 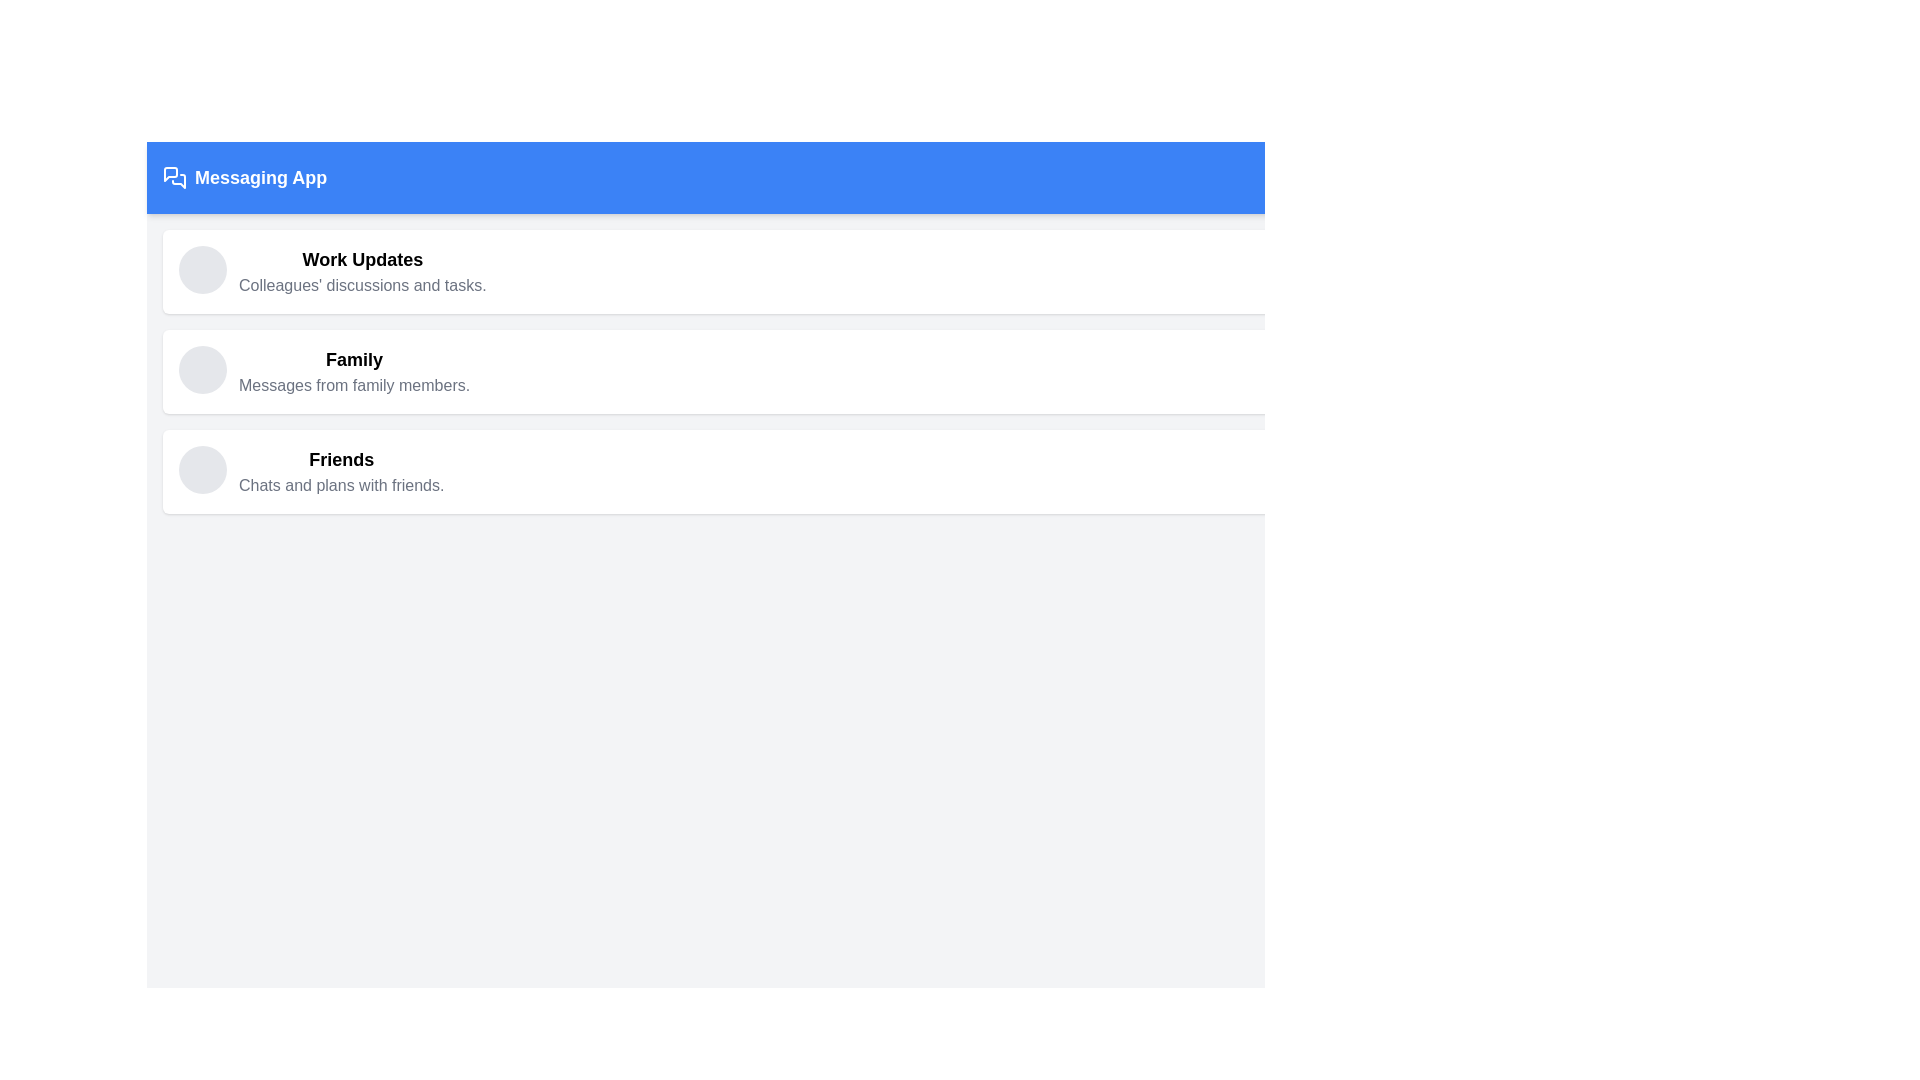 What do you see at coordinates (174, 176) in the screenshot?
I see `the SVG icon resembling two overlapping speech bubbles located to the left of the 'Messaging App' text in the blue header bar` at bounding box center [174, 176].